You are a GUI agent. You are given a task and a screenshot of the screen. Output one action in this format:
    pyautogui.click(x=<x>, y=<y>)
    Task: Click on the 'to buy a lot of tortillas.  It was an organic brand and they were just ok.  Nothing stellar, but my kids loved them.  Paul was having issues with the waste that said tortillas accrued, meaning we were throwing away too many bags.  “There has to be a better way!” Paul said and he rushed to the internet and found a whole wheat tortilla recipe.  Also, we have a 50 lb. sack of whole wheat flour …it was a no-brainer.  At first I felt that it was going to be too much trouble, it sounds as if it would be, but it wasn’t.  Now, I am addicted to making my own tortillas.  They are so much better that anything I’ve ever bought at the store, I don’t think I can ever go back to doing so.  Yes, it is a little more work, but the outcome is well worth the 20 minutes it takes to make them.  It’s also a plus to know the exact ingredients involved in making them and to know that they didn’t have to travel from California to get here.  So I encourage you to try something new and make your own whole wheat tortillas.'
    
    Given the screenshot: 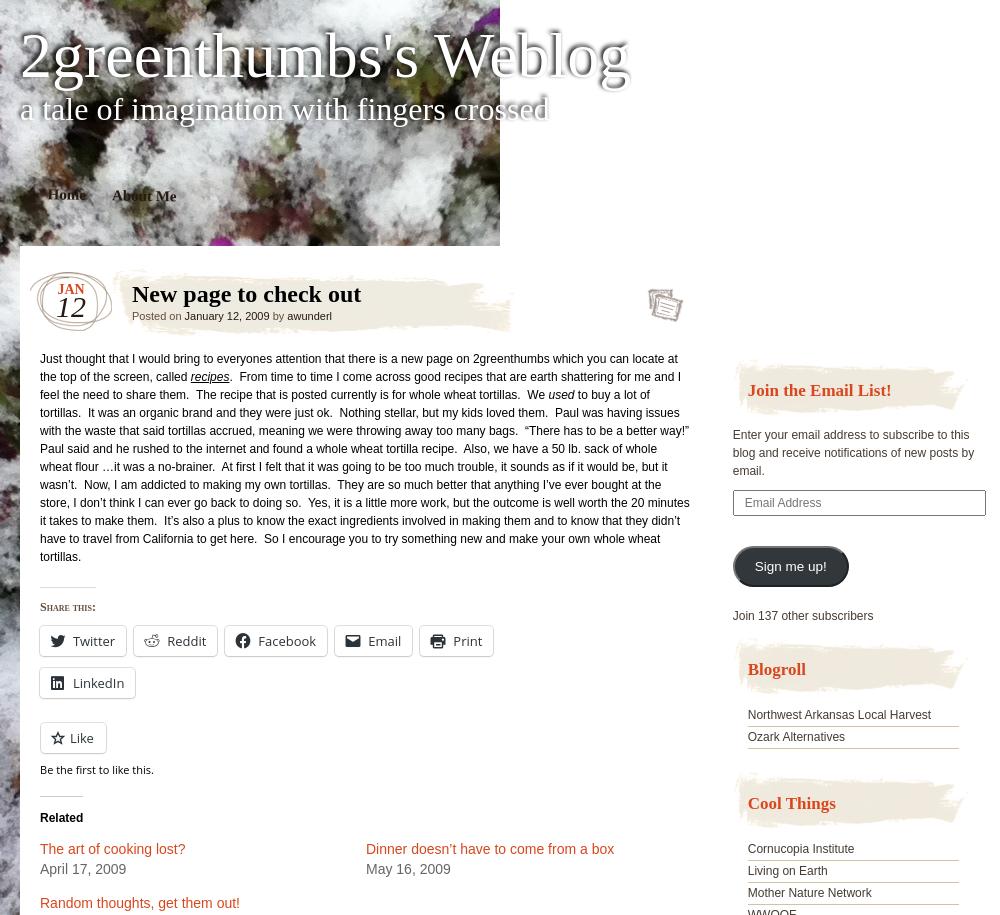 What is the action you would take?
    pyautogui.click(x=40, y=474)
    